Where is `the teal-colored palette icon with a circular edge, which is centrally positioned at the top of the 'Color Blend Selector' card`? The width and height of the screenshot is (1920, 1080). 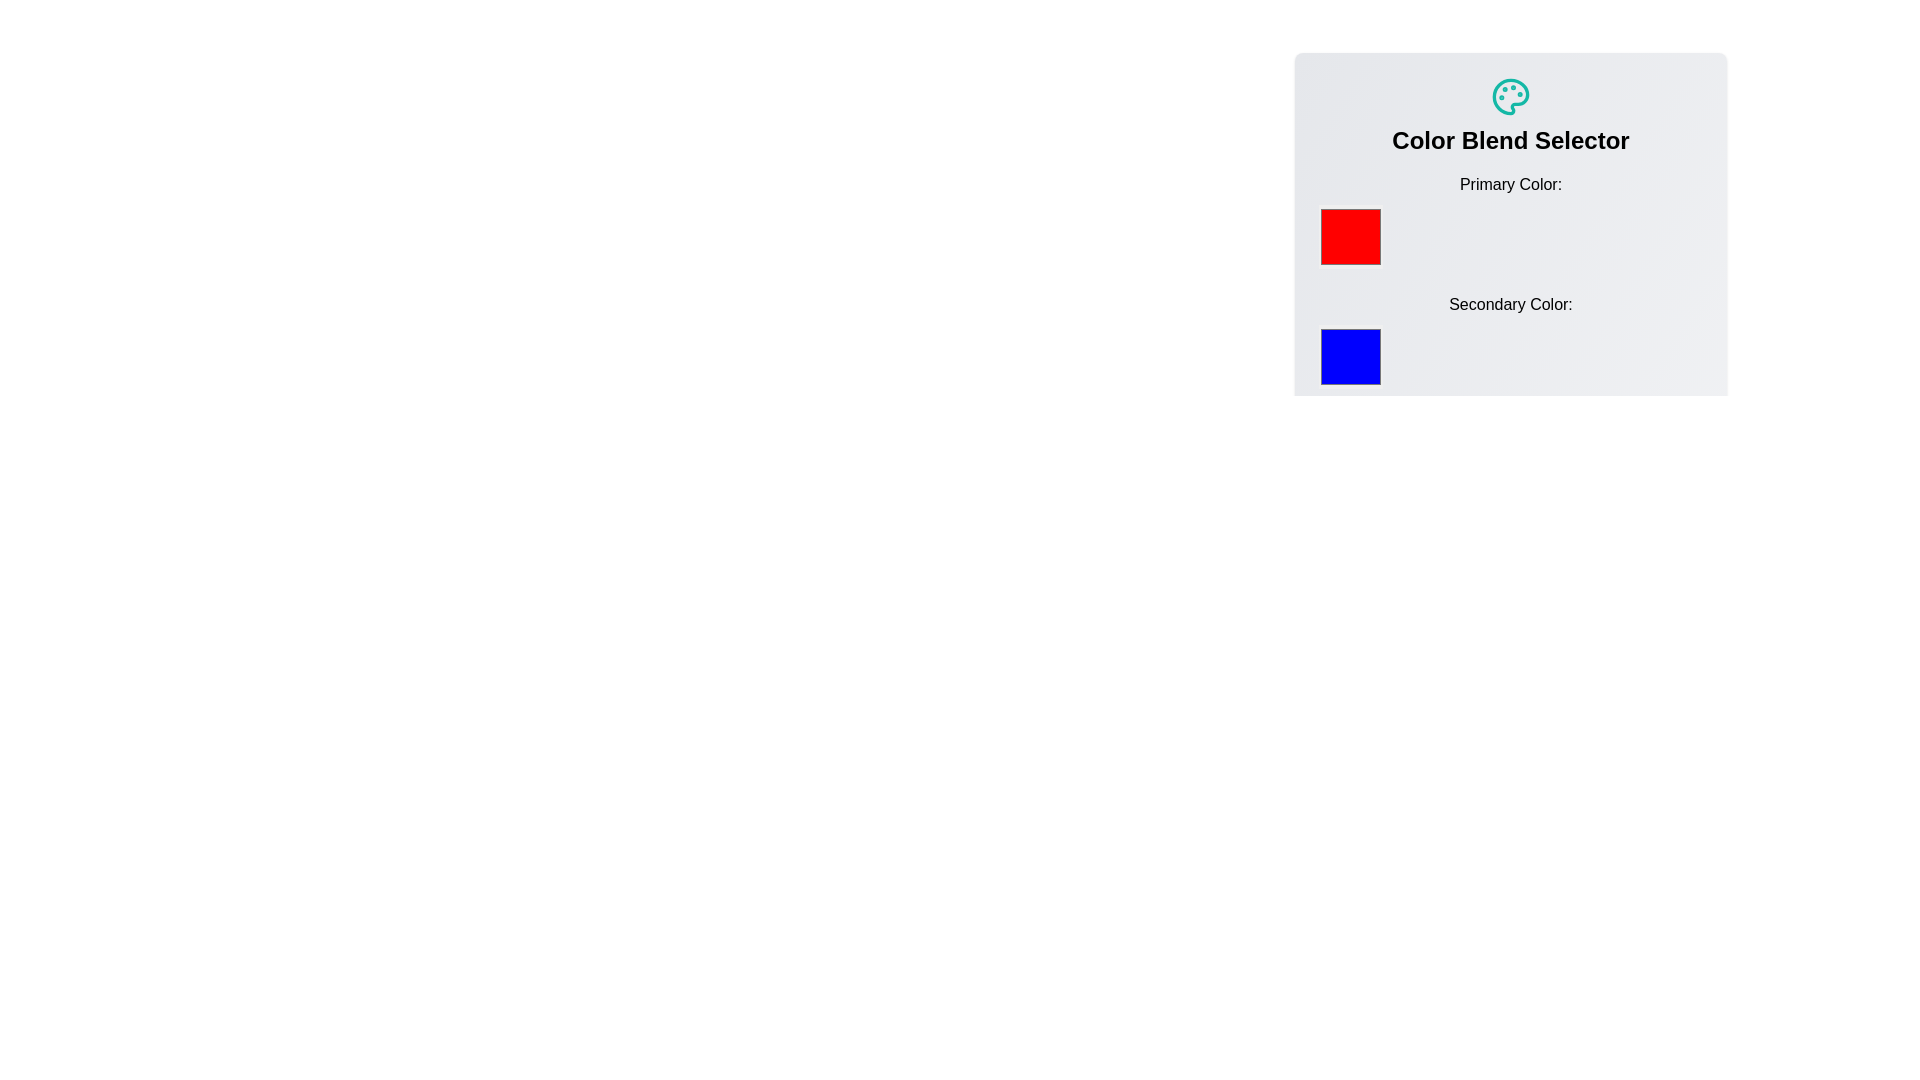 the teal-colored palette icon with a circular edge, which is centrally positioned at the top of the 'Color Blend Selector' card is located at coordinates (1511, 96).